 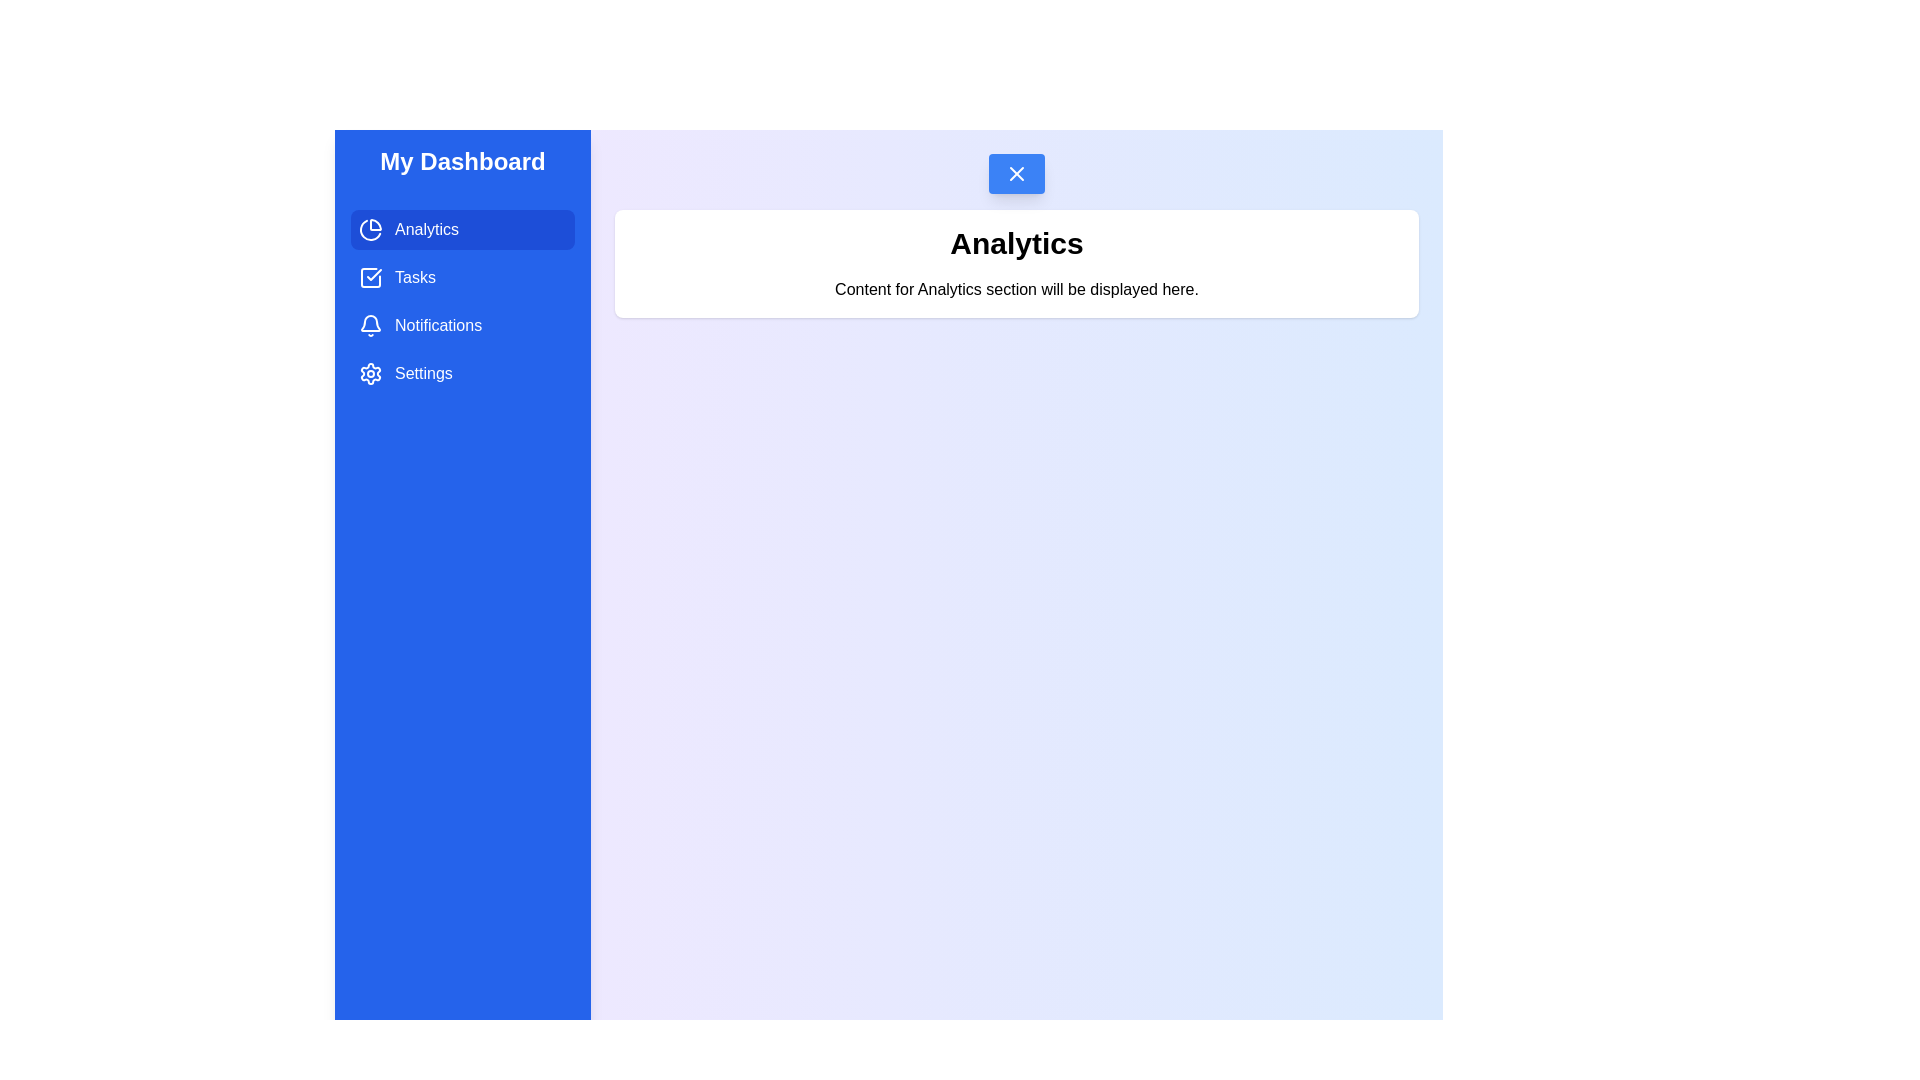 I want to click on the button at the top of the dashboard to toggle the drawer visibility, so click(x=1017, y=172).